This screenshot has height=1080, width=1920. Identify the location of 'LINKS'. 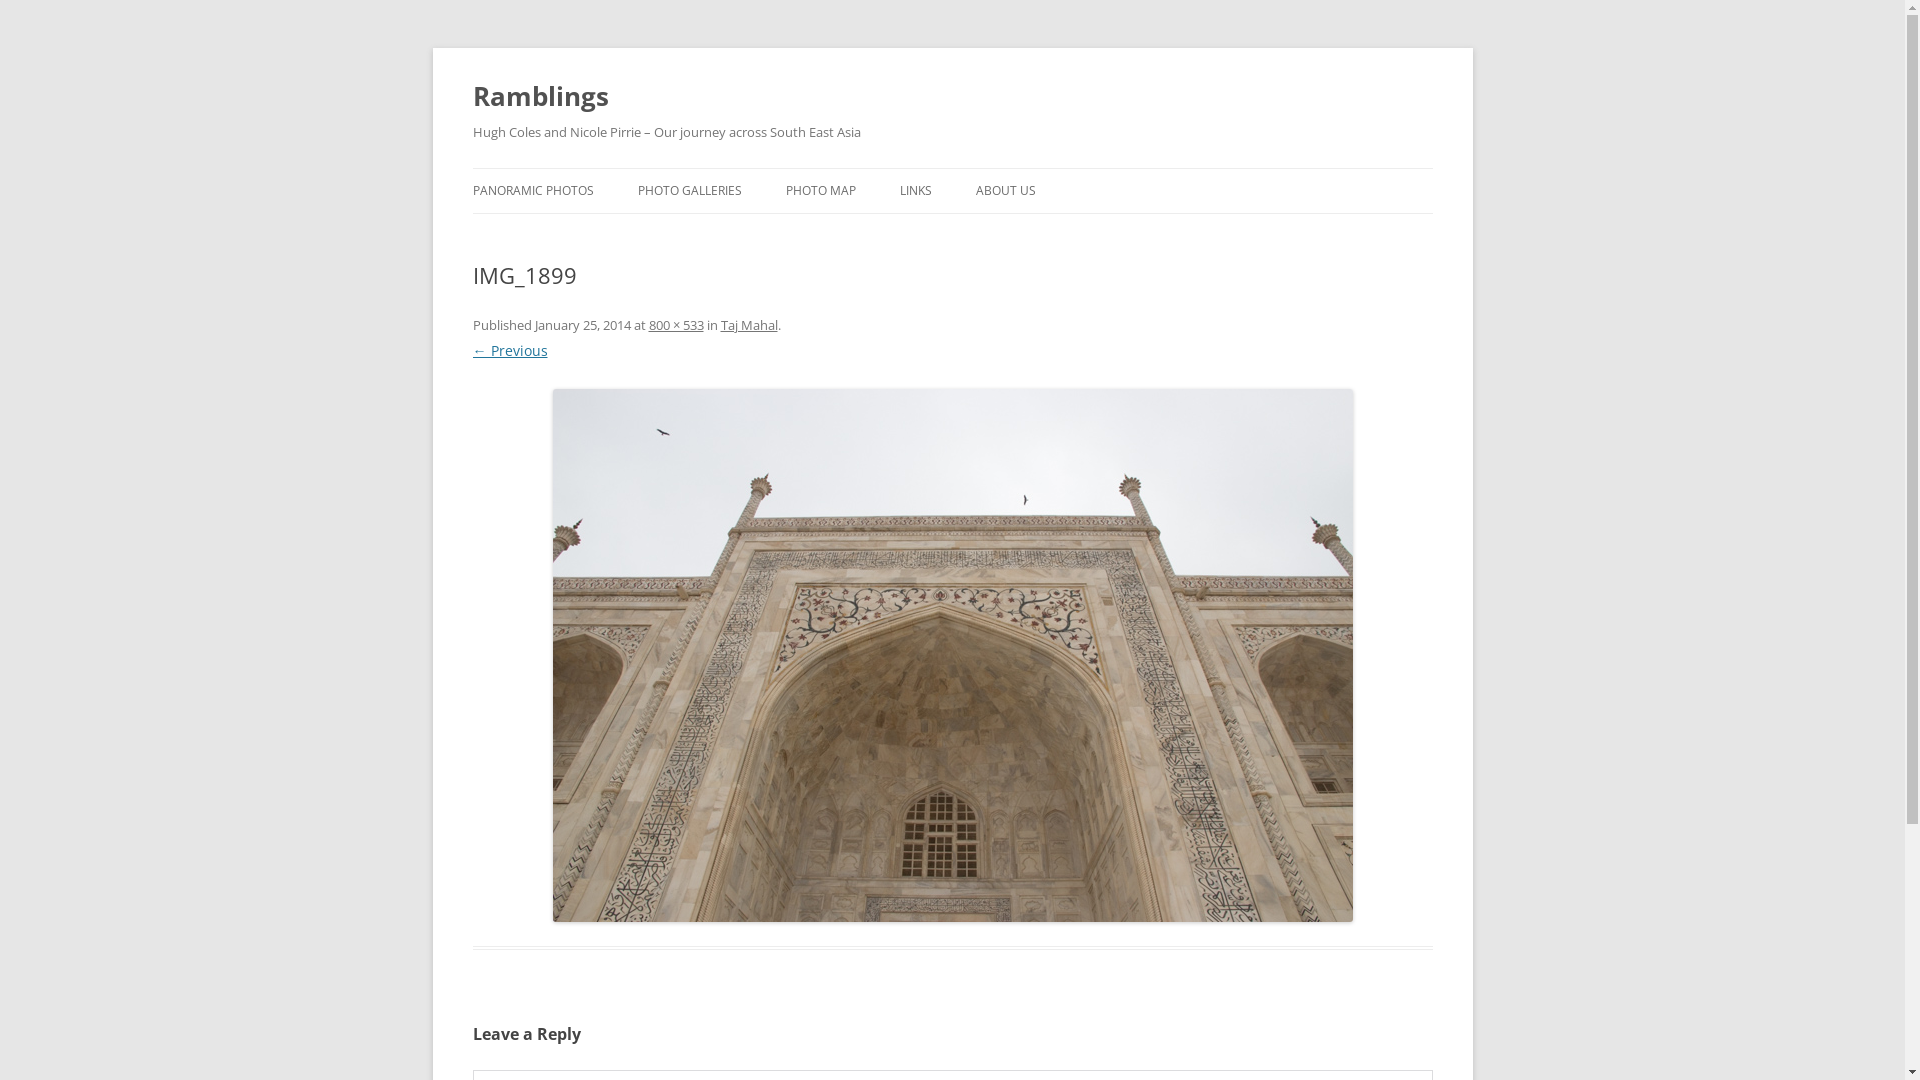
(899, 191).